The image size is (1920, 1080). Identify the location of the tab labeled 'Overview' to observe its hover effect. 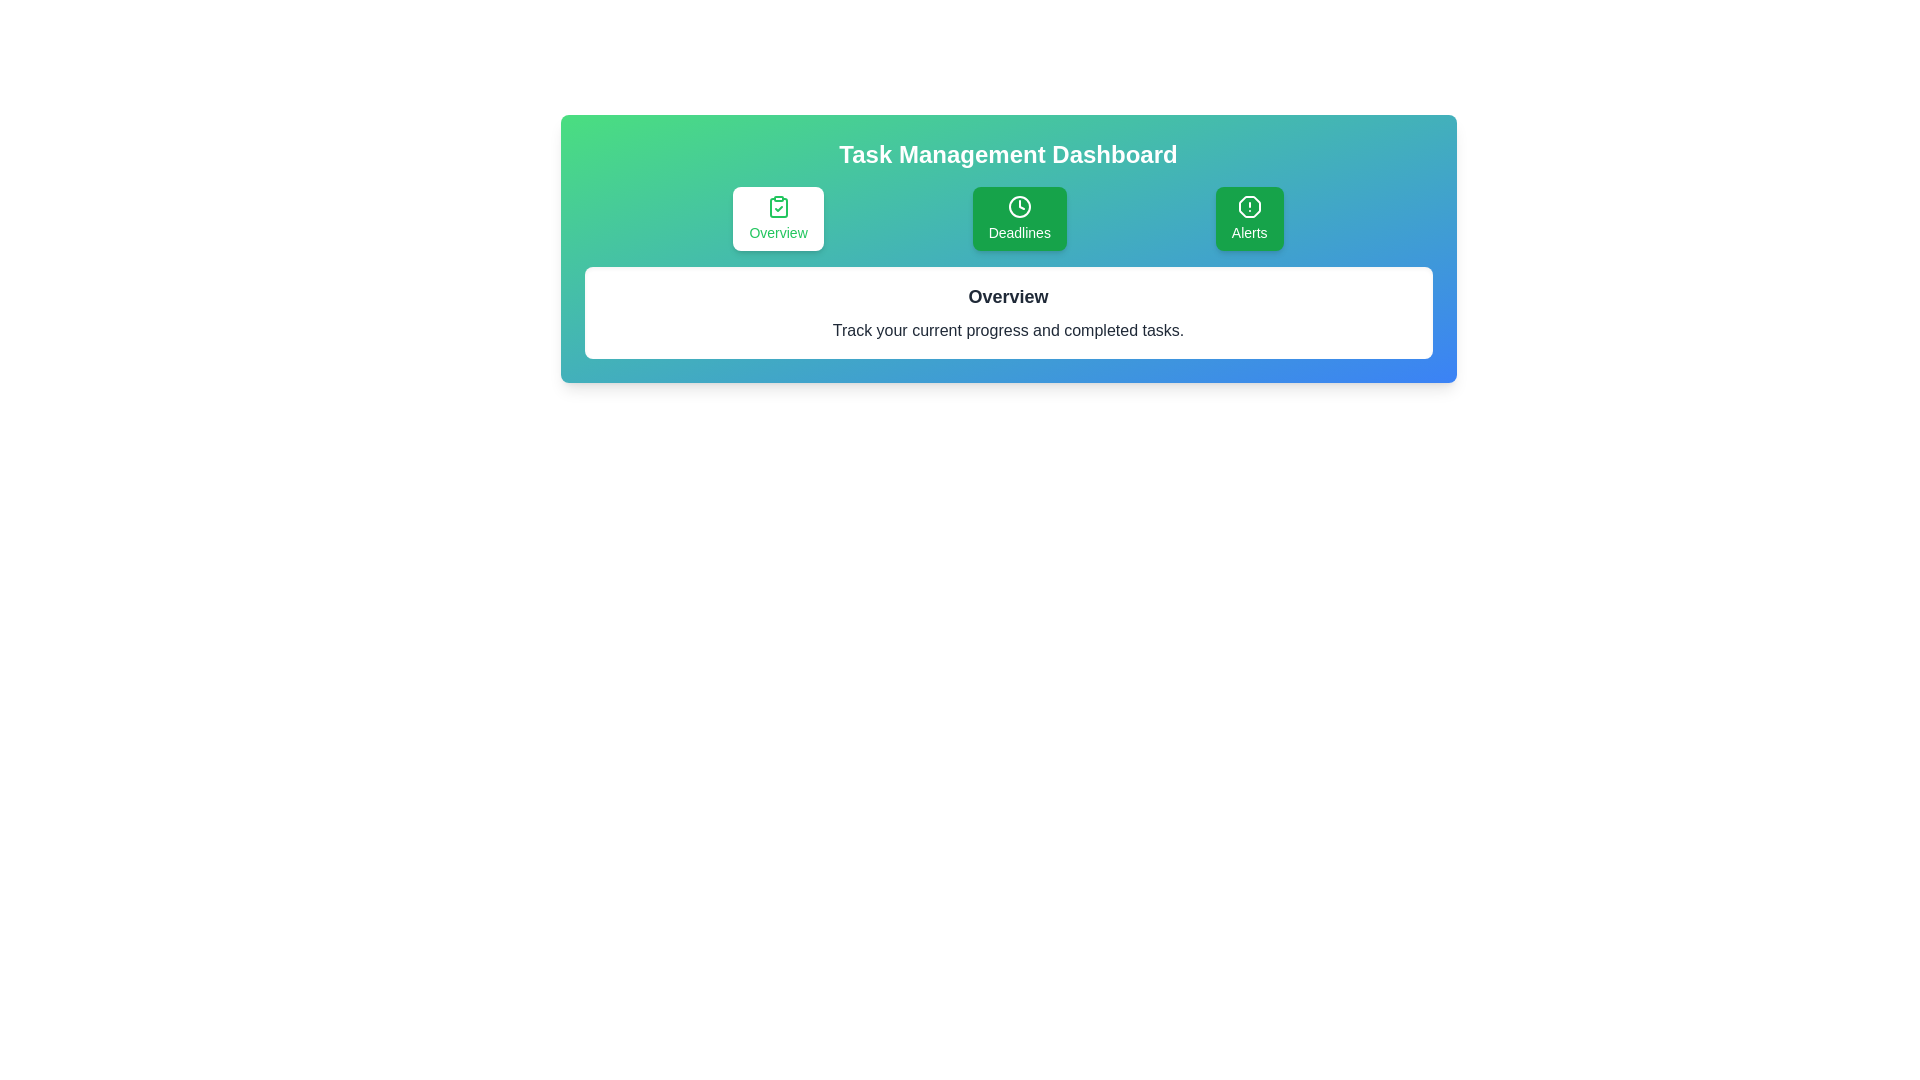
(777, 219).